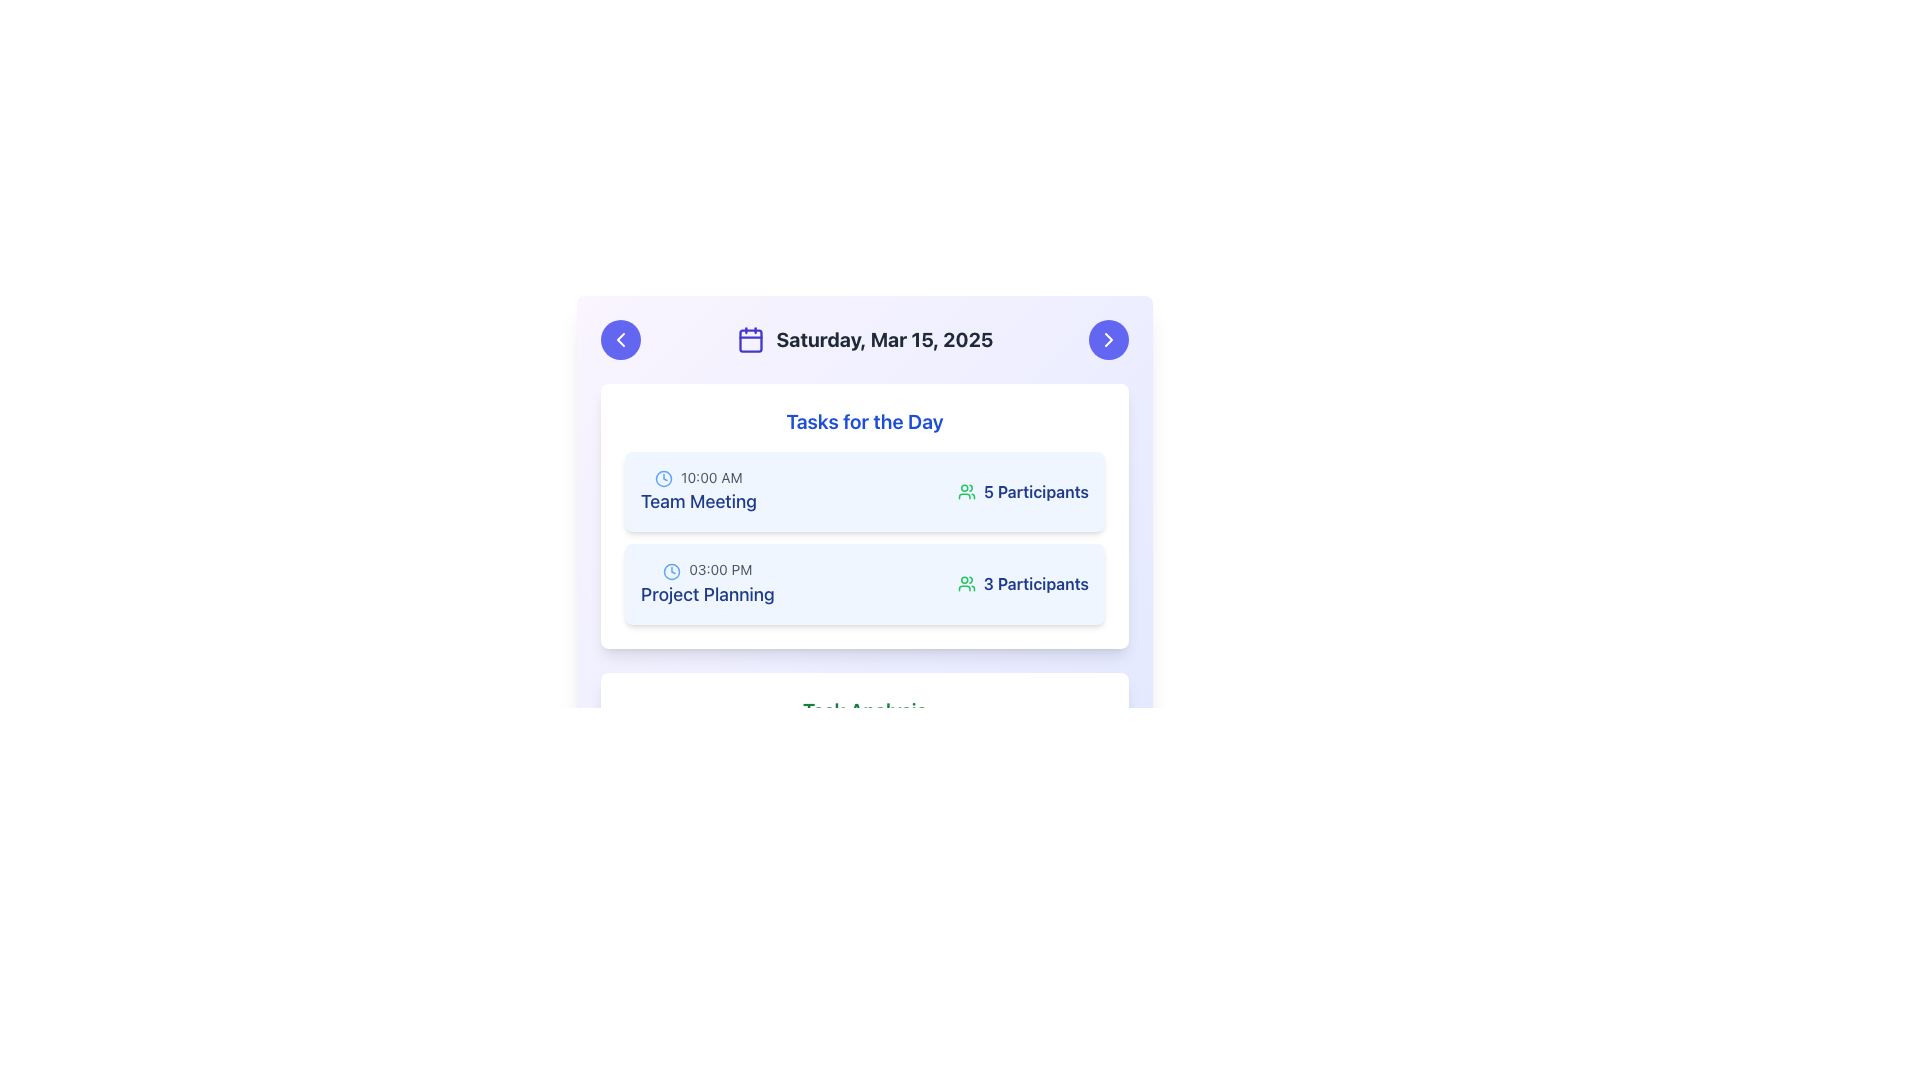 The image size is (1920, 1080). Describe the element at coordinates (749, 338) in the screenshot. I see `calendar icon located to the left of the text 'Saturday, Mar 15, 2025', which features a minimalistic design and is styled with a text-indigo-700 color` at that location.